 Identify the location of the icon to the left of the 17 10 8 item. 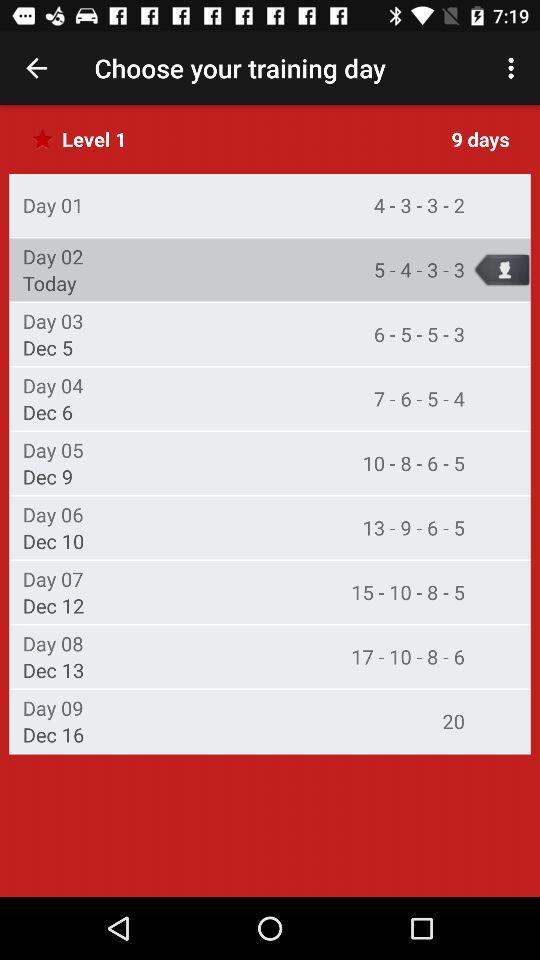
(53, 642).